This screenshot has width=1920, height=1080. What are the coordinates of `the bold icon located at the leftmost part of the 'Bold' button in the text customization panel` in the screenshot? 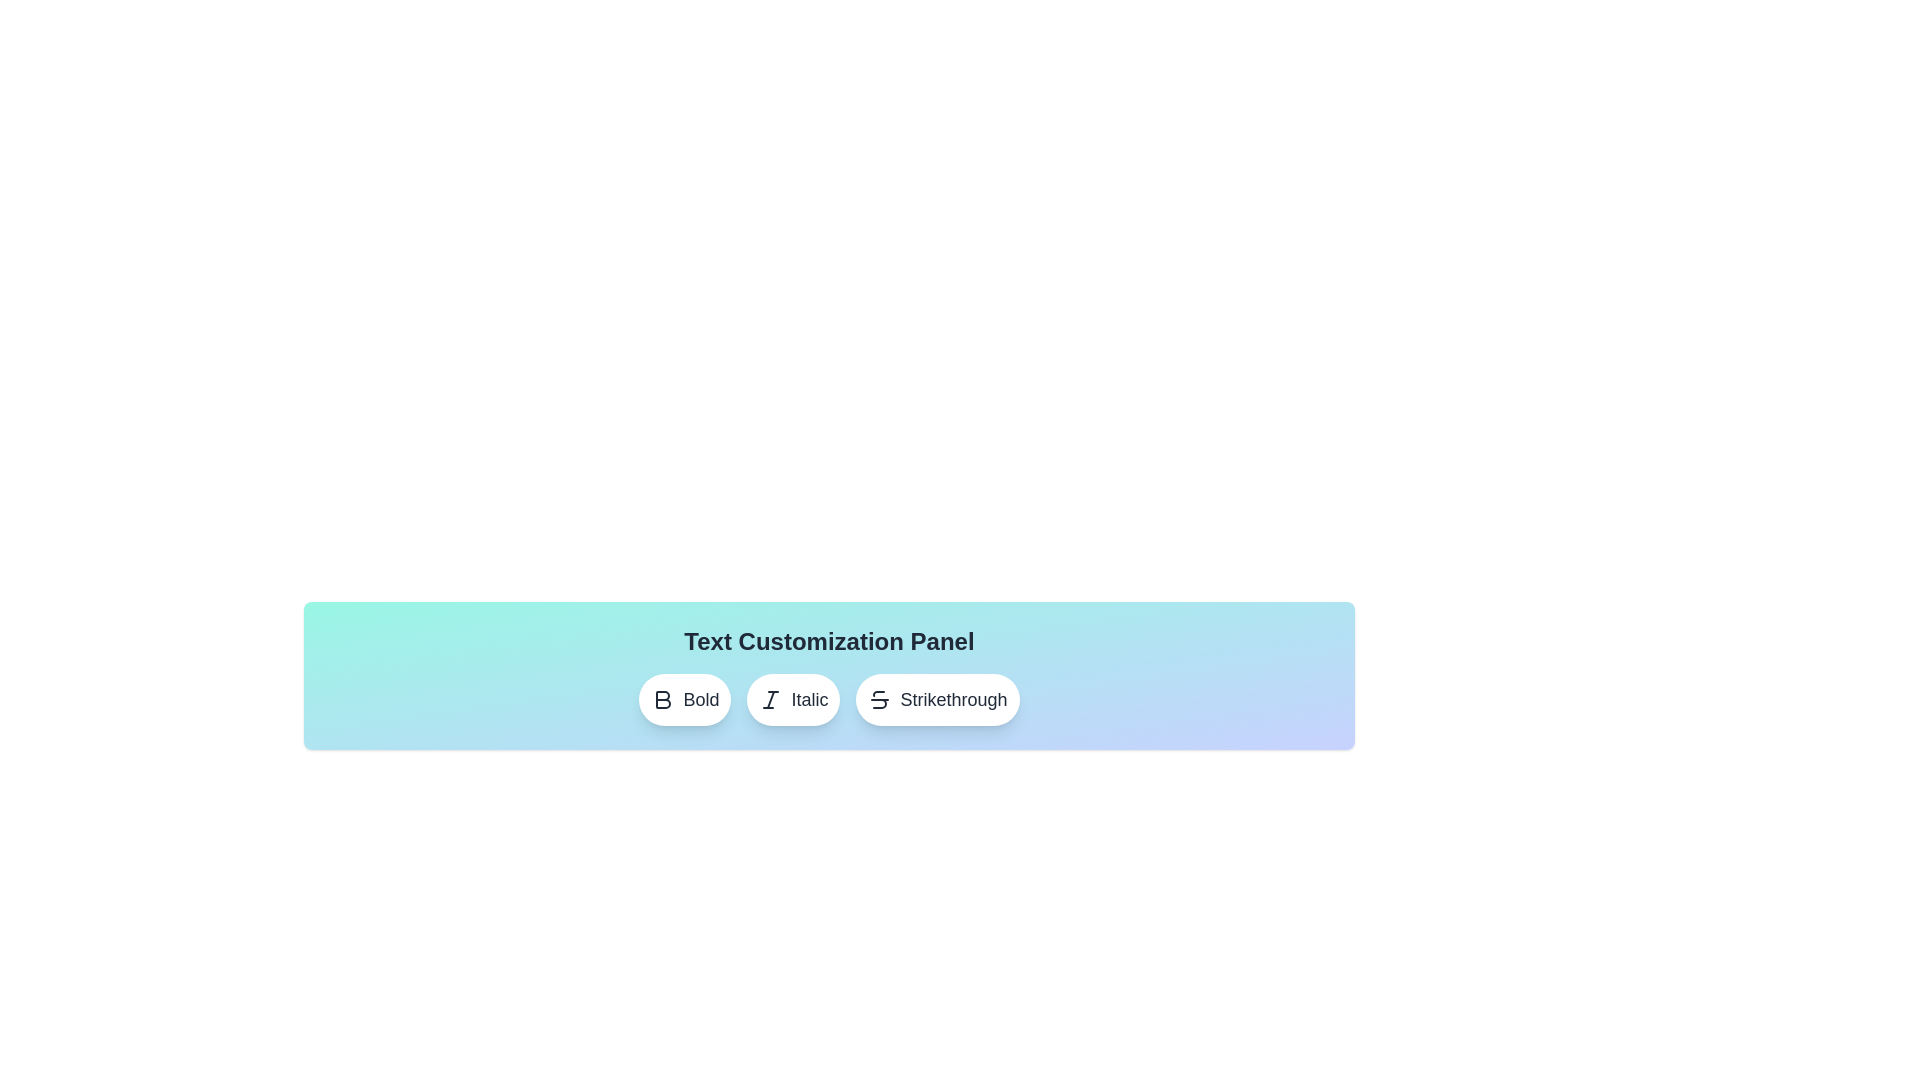 It's located at (663, 698).